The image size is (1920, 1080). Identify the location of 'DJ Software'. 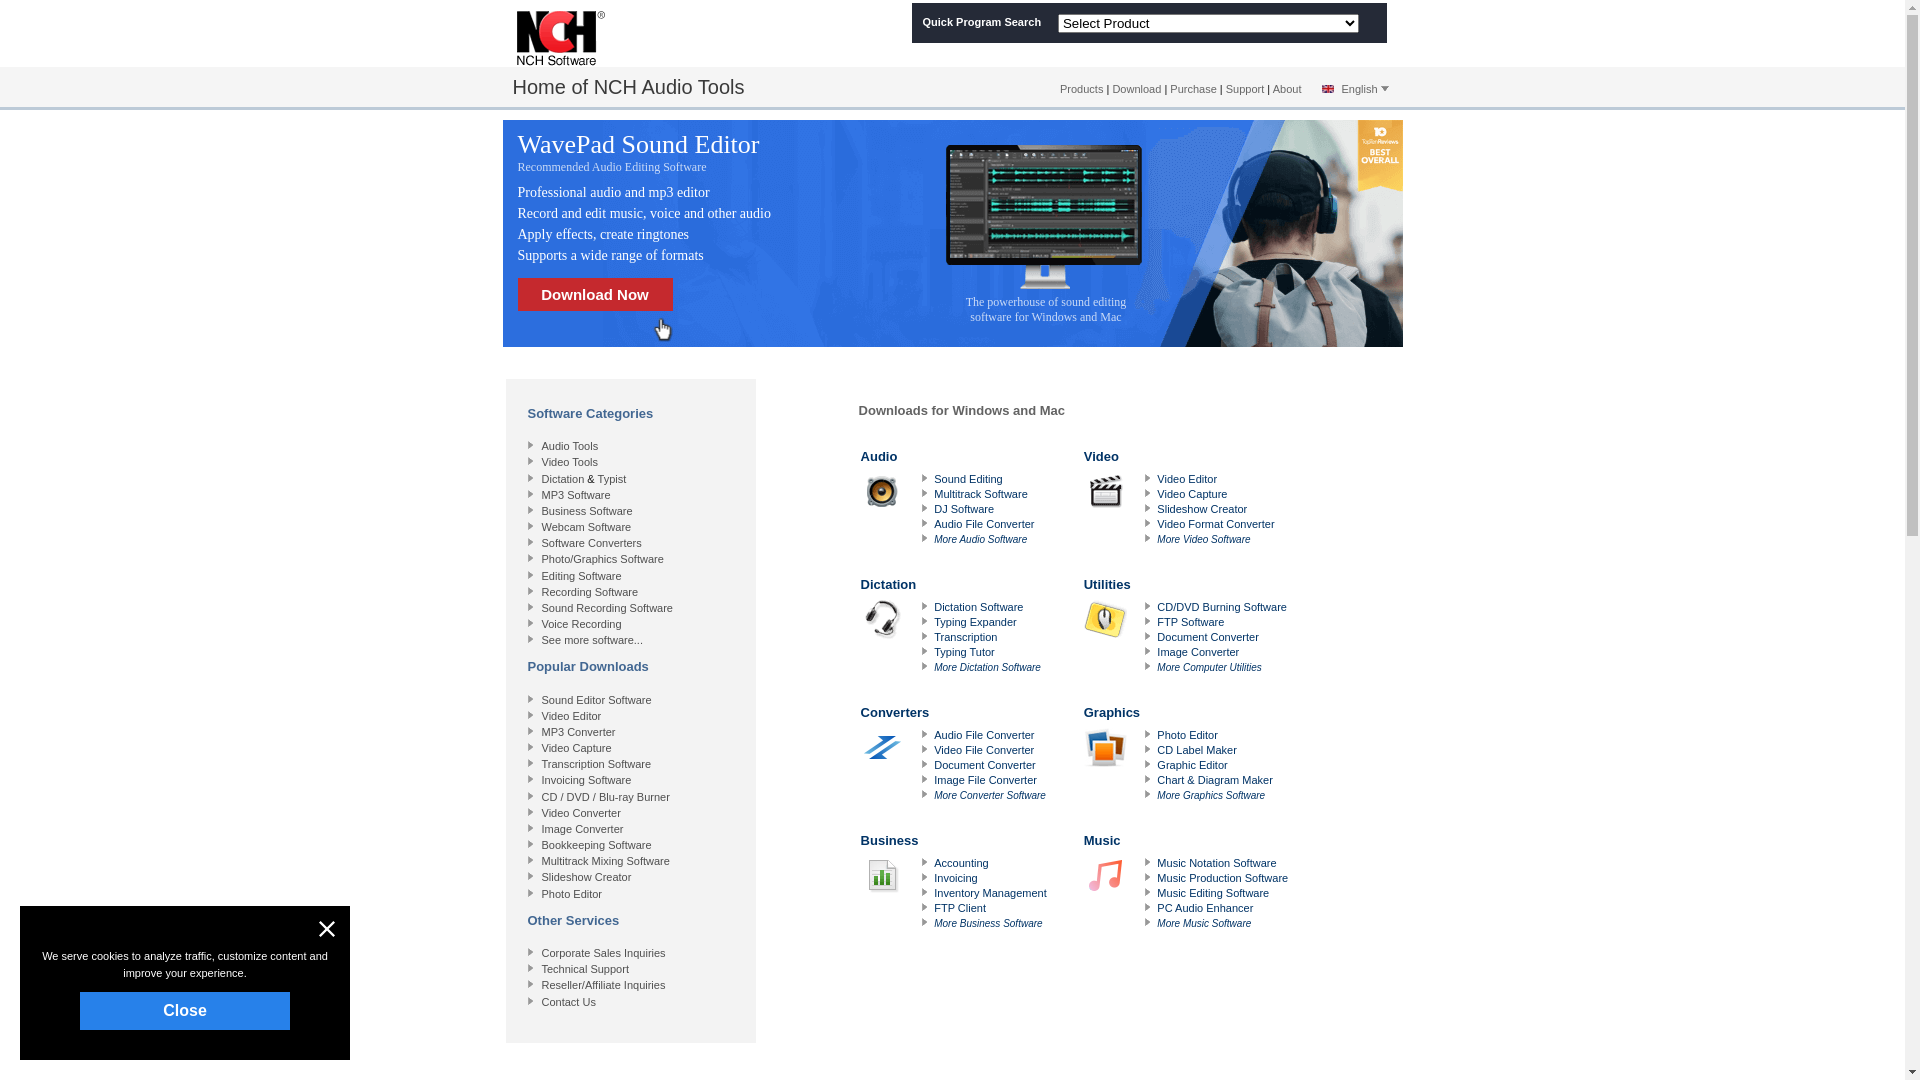
(964, 508).